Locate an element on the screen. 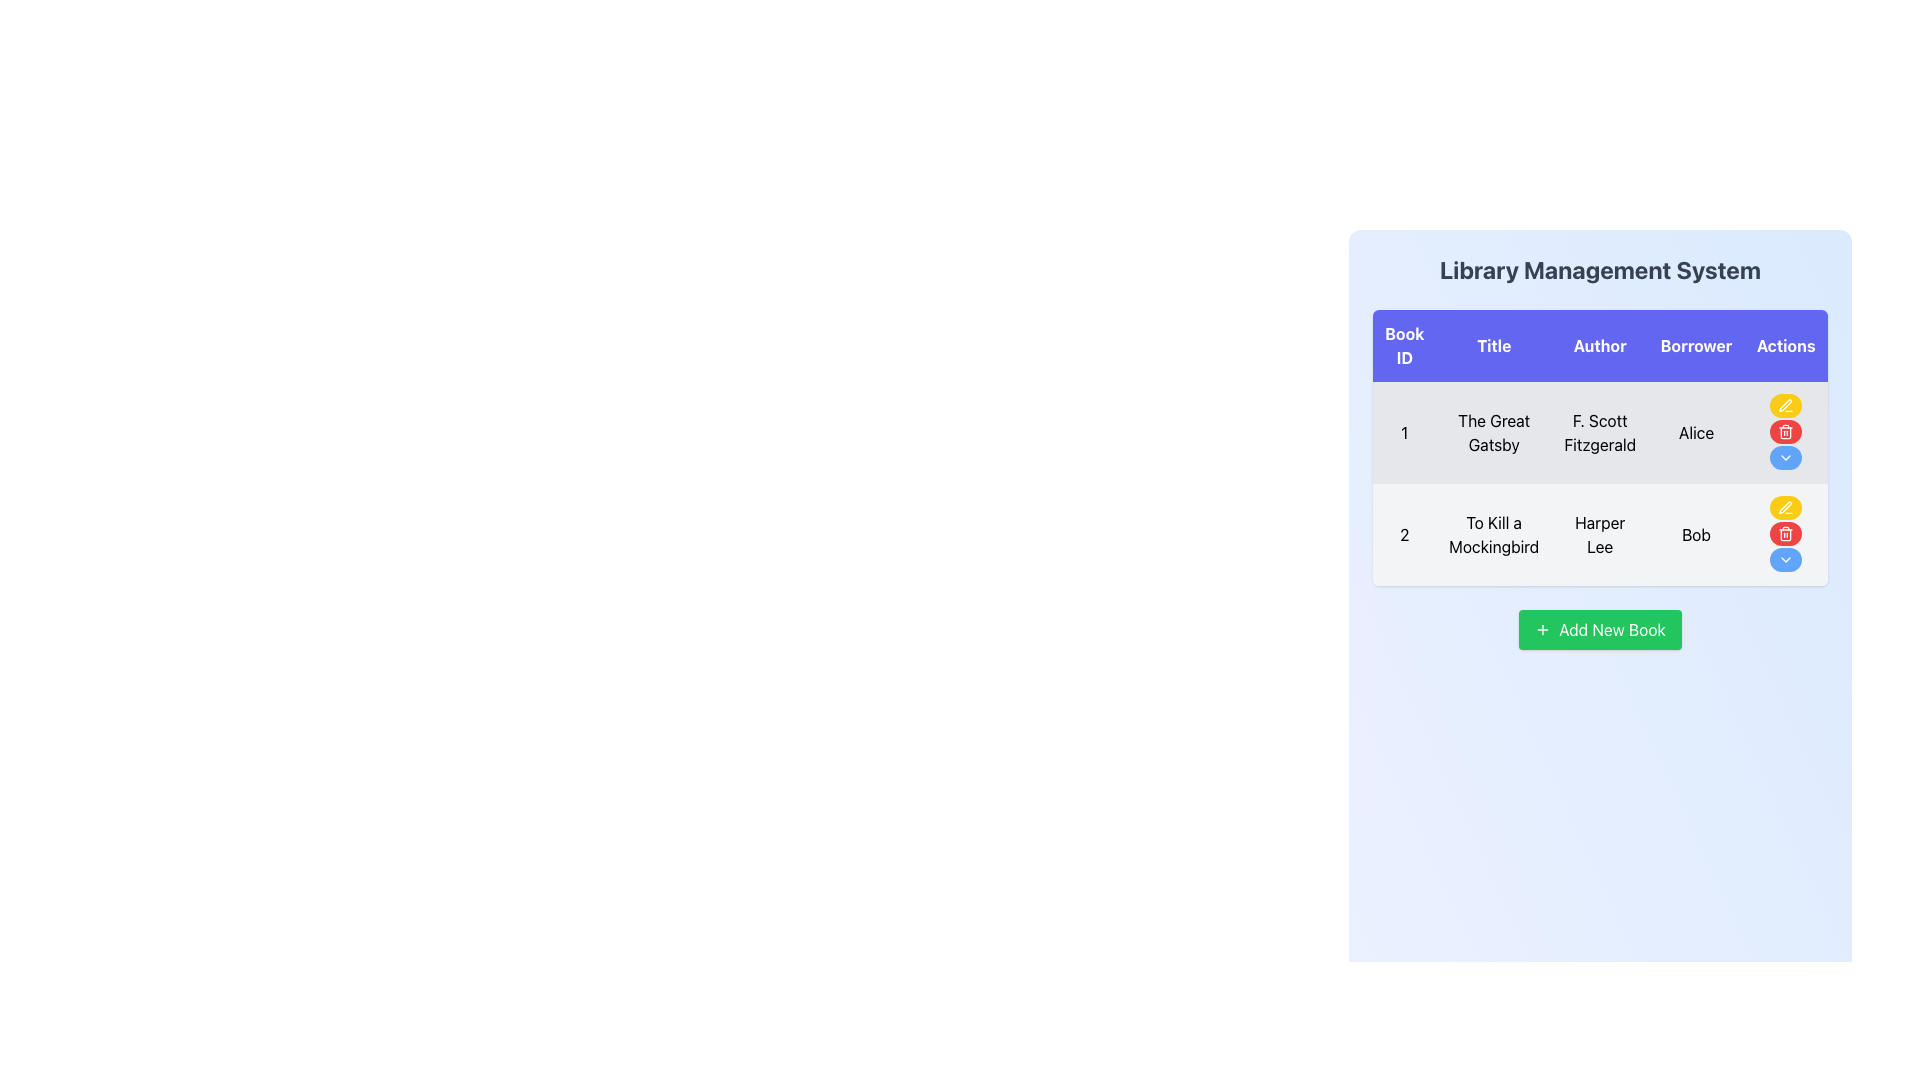  the Table Header element labeled 'Title', which is the second column header in the table, situated between 'Book ID' and 'Author' is located at coordinates (1494, 345).